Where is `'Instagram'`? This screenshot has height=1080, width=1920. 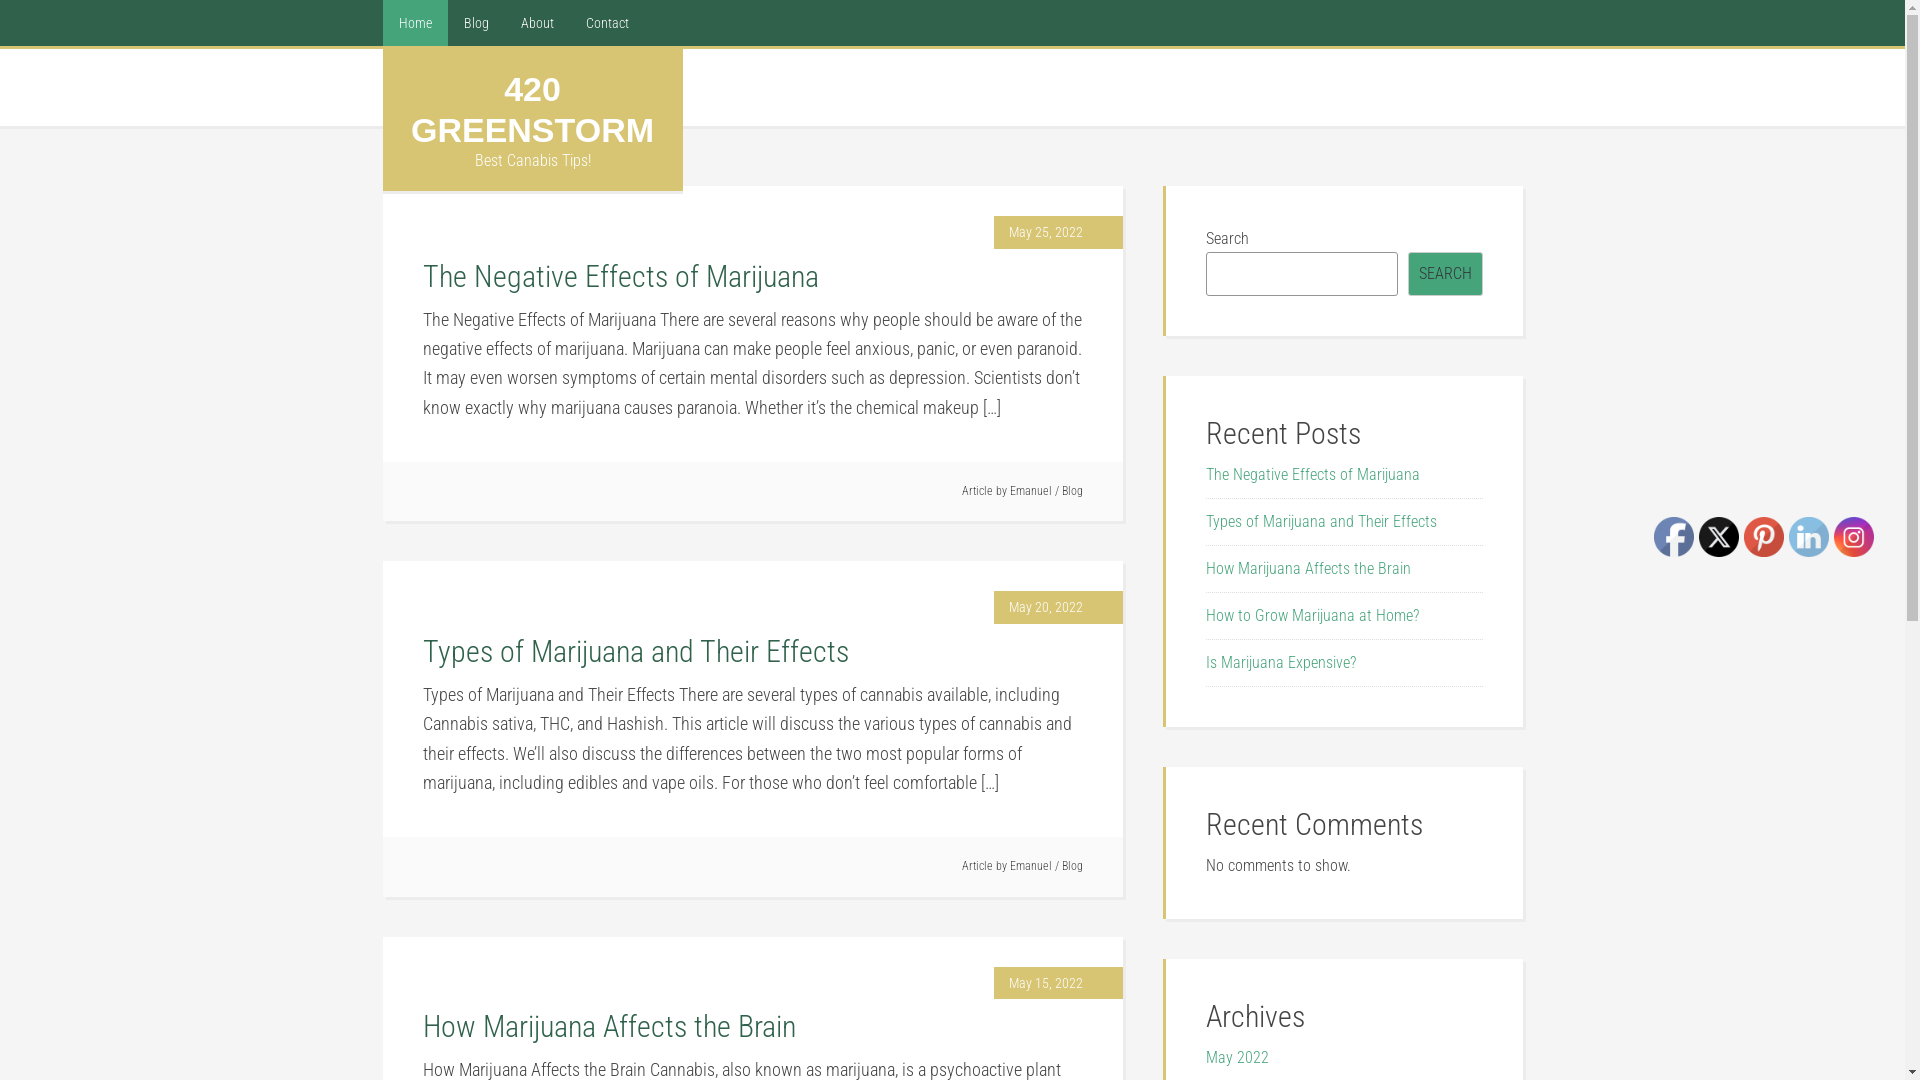 'Instagram' is located at coordinates (1852, 535).